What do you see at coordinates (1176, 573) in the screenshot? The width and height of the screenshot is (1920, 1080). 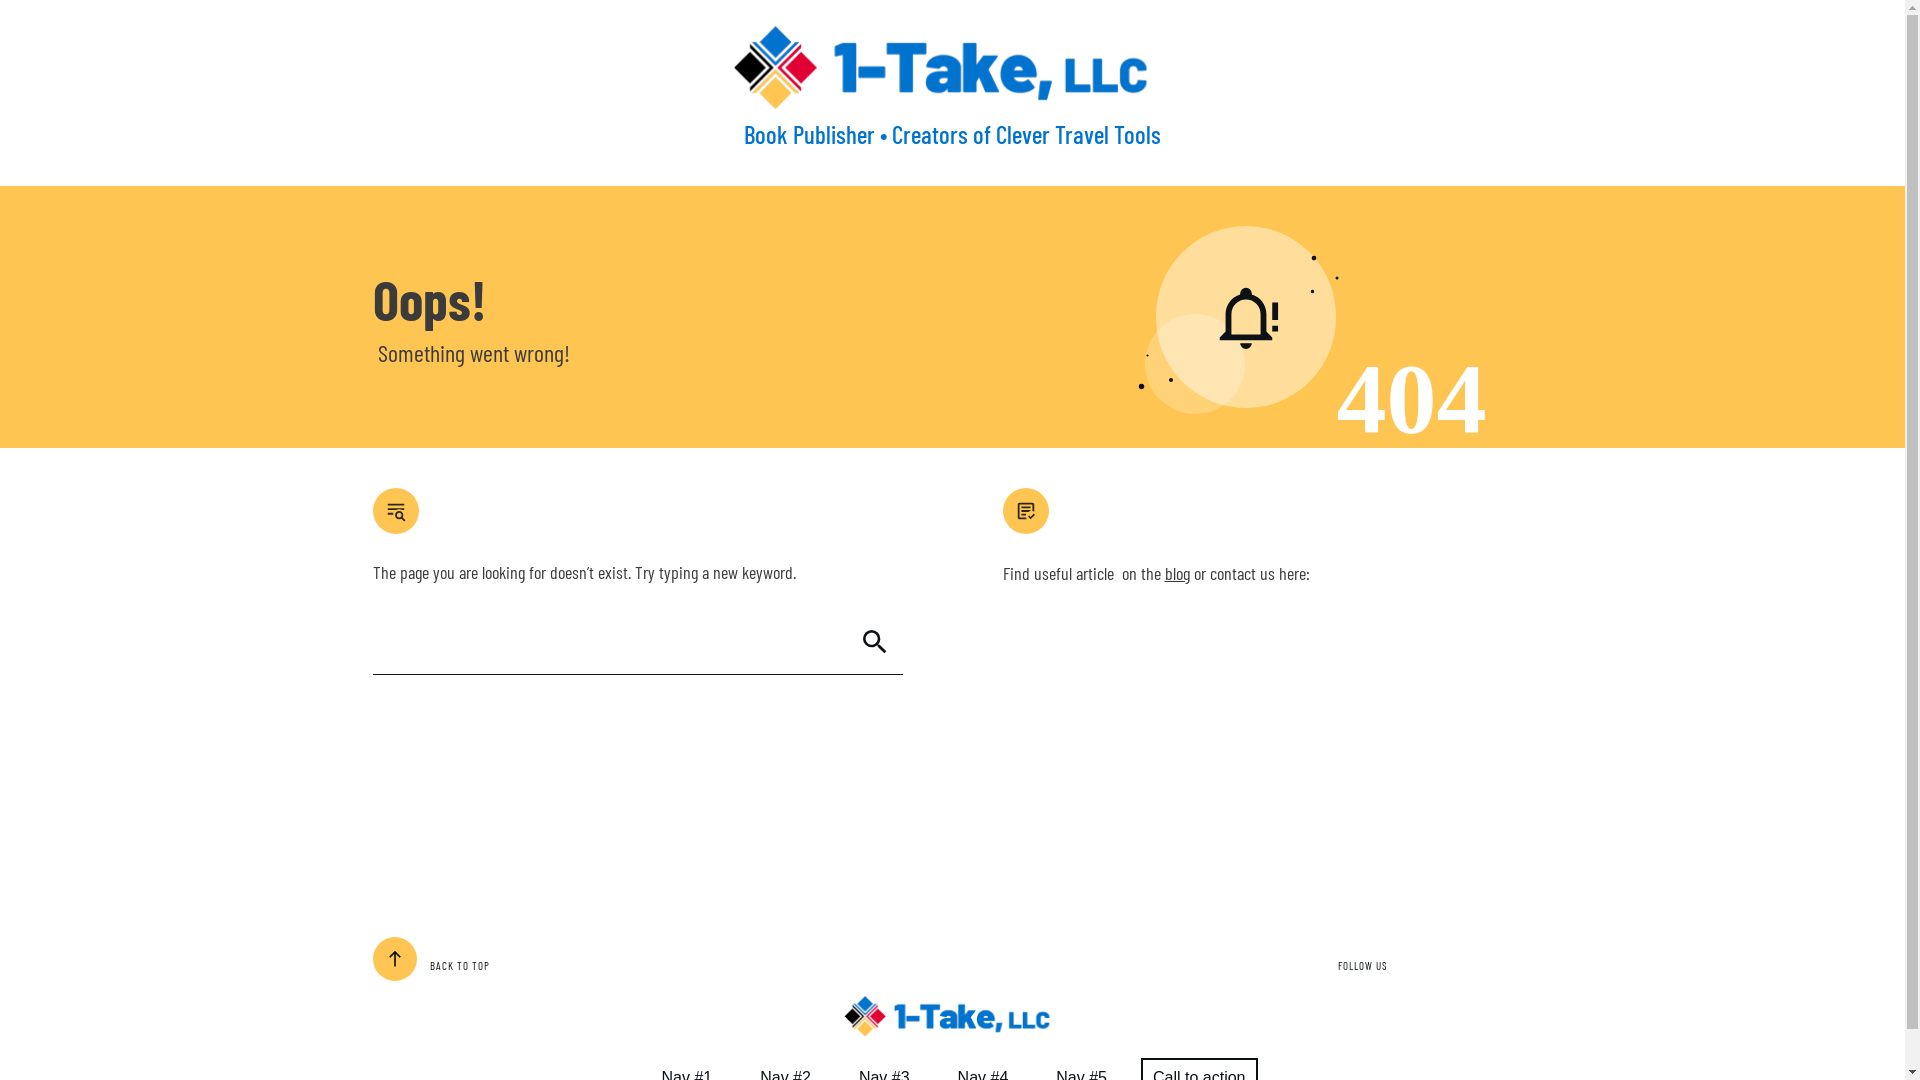 I see `'blog'` at bounding box center [1176, 573].